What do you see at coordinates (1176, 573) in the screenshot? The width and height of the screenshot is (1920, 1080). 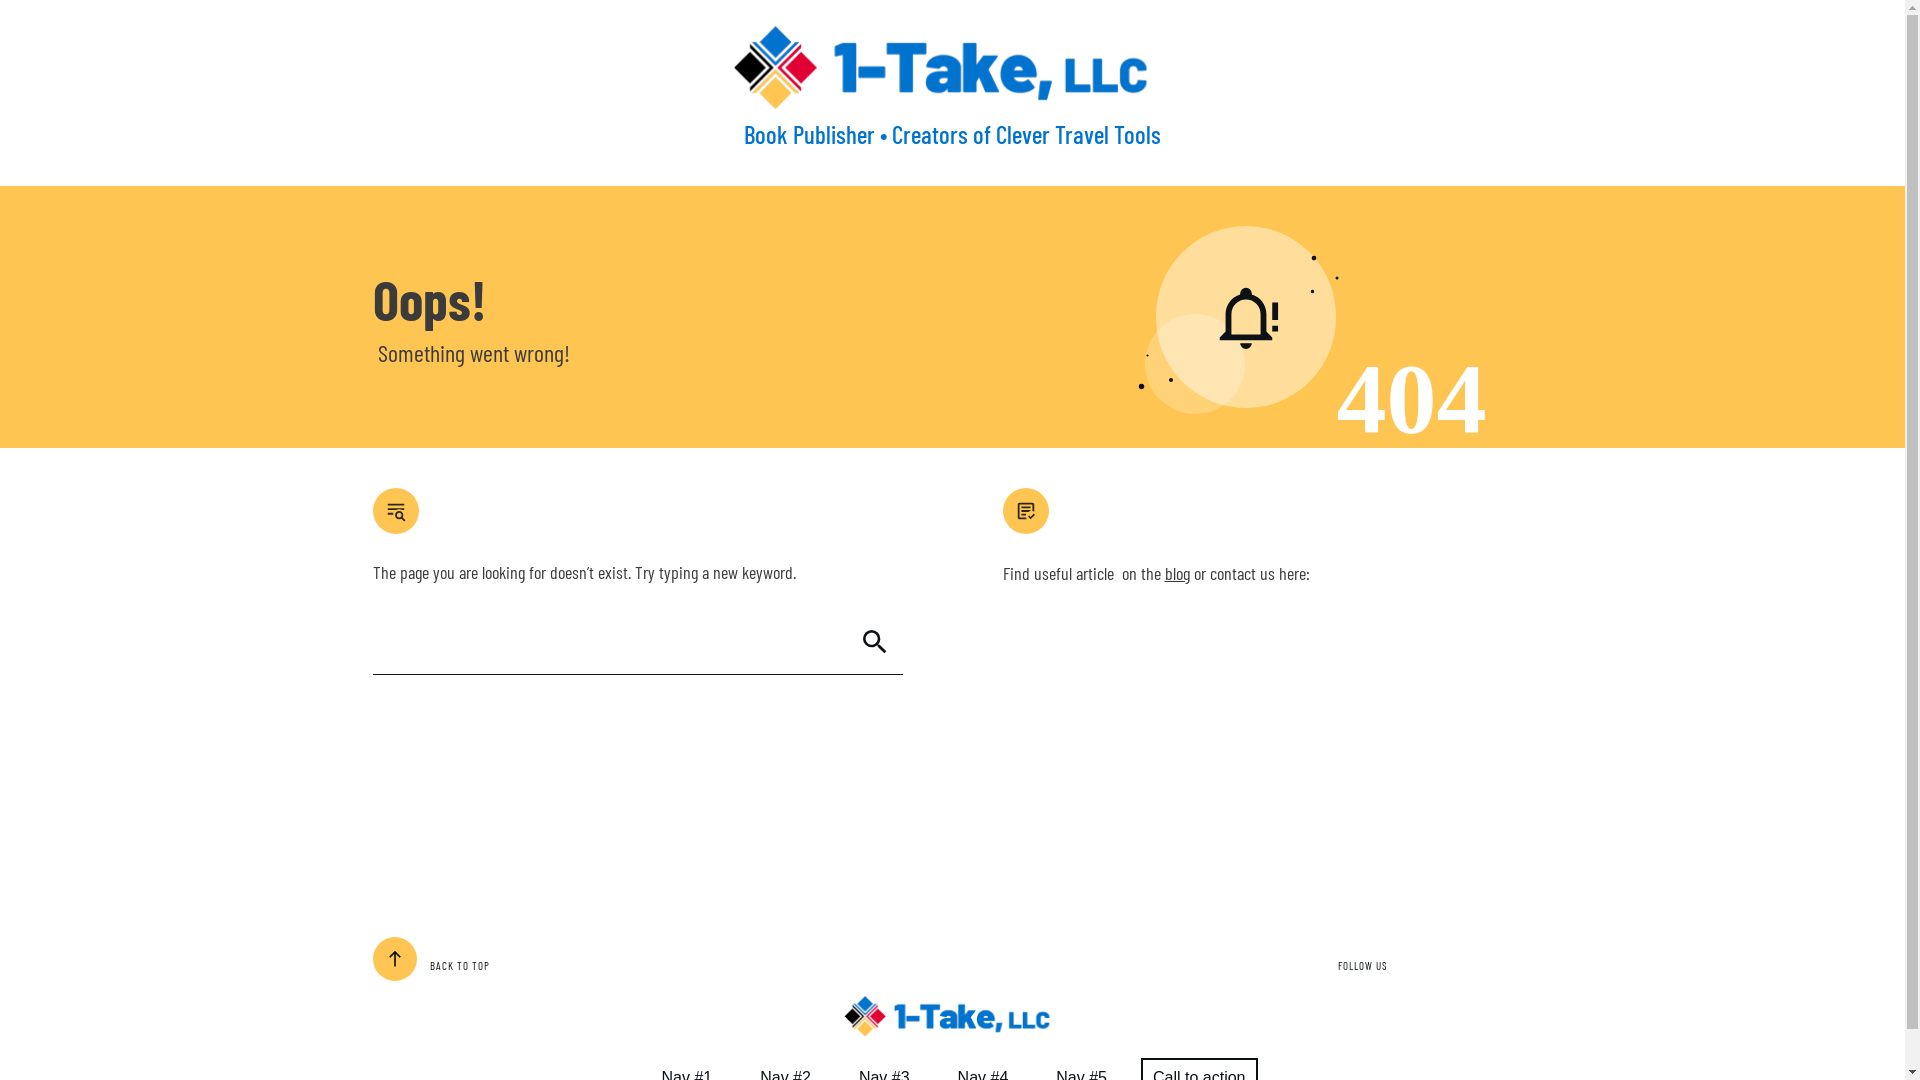 I see `'blog'` at bounding box center [1176, 573].